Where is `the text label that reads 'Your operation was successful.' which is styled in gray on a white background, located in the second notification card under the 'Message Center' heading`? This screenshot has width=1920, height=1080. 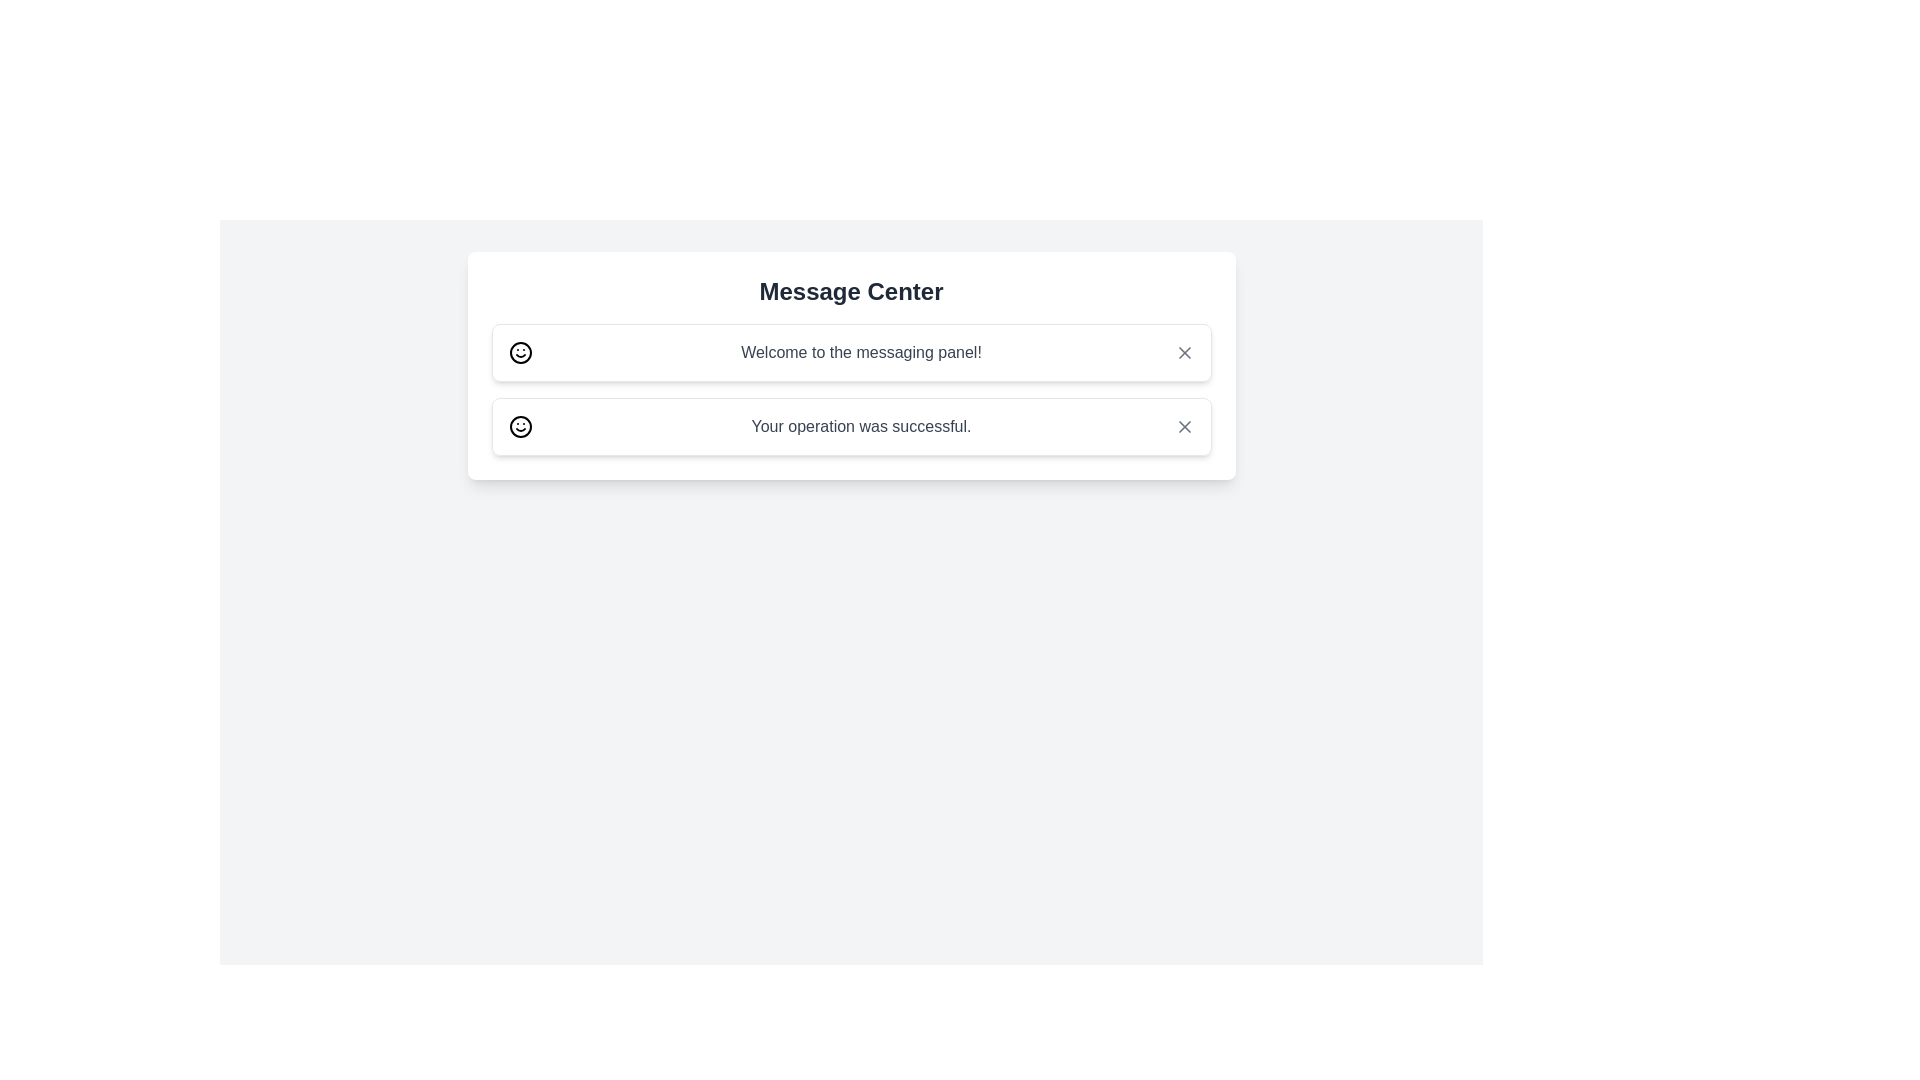
the text label that reads 'Your operation was successful.' which is styled in gray on a white background, located in the second notification card under the 'Message Center' heading is located at coordinates (861, 426).